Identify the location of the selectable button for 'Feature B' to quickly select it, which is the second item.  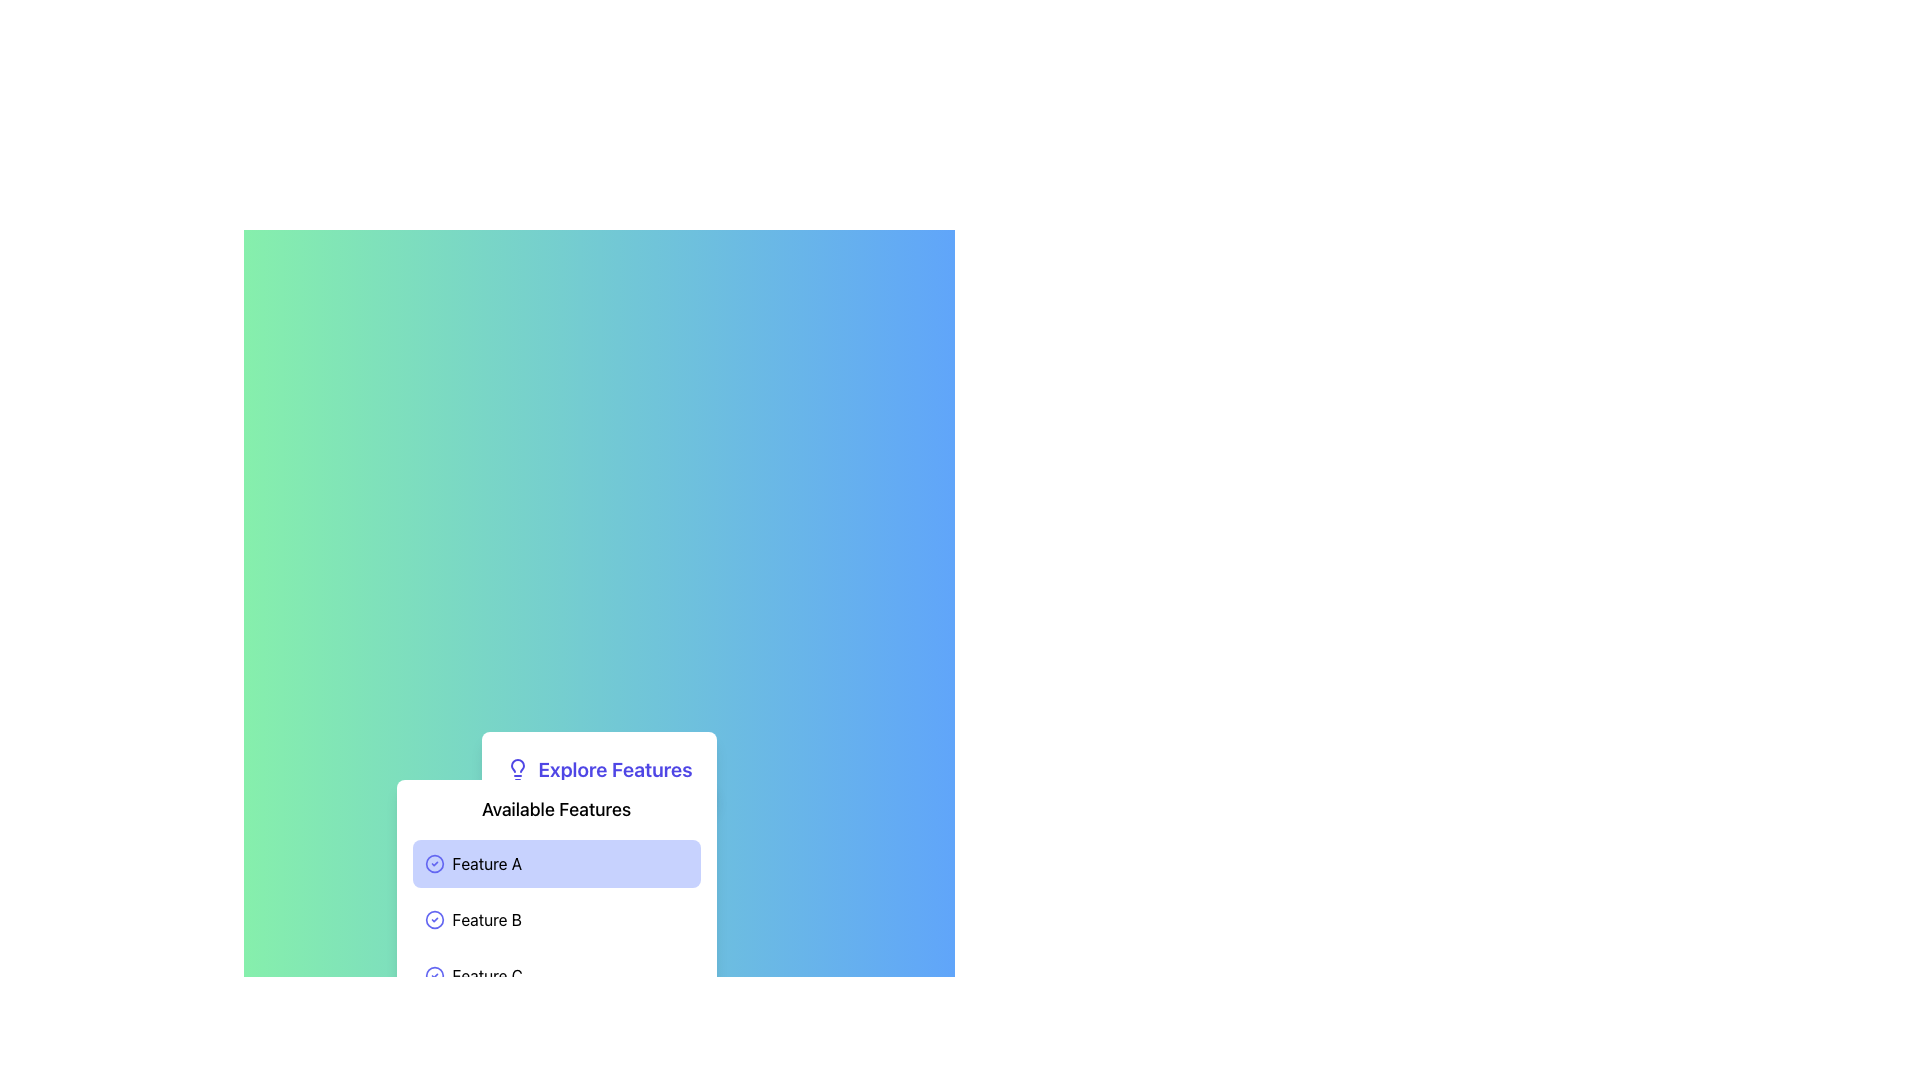
(556, 920).